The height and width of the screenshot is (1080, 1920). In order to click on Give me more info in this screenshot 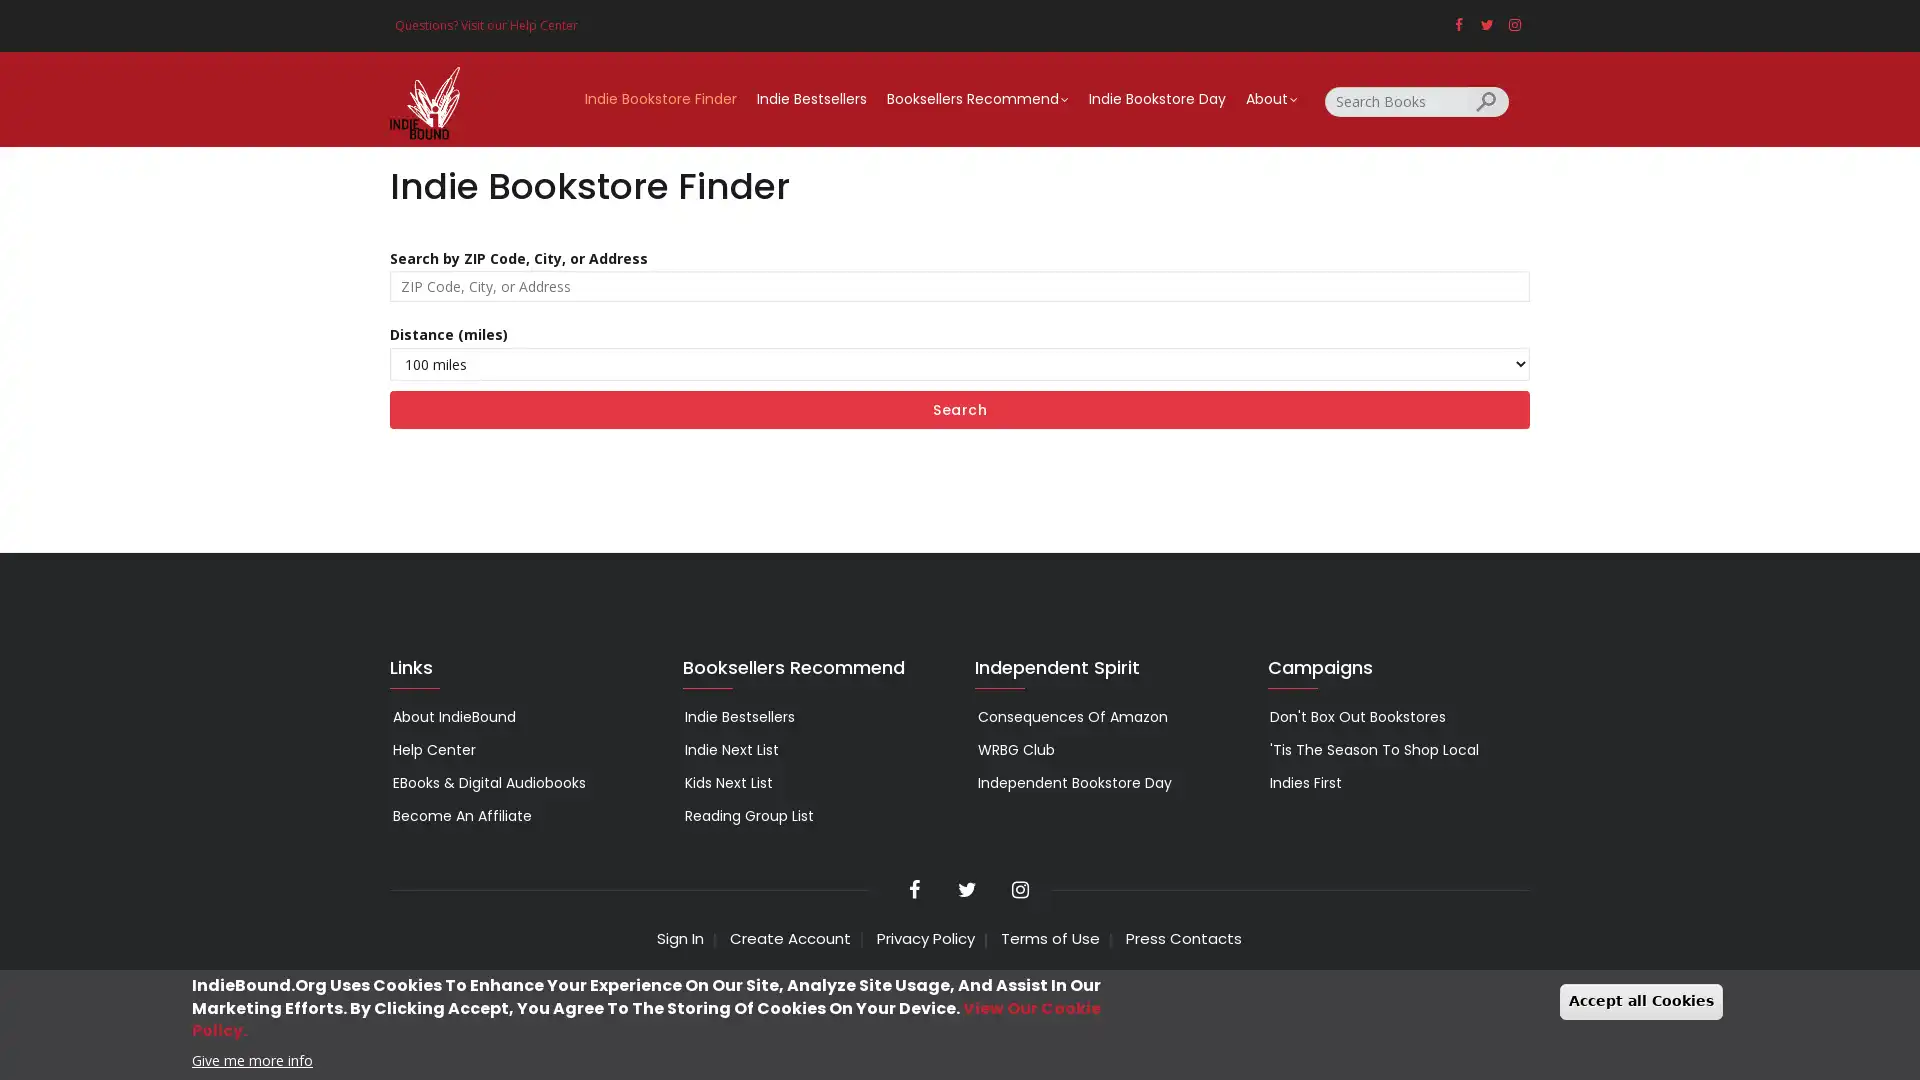, I will do `click(251, 1058)`.